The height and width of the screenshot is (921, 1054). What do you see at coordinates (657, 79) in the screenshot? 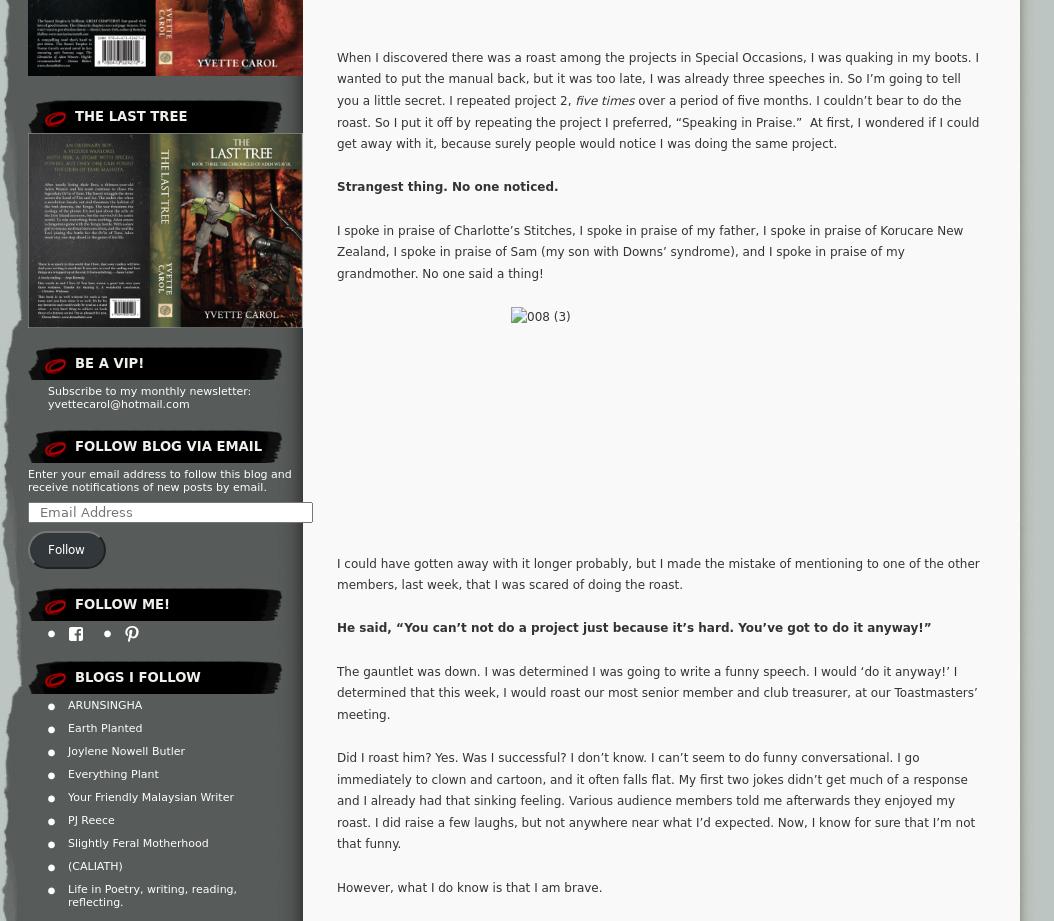
I see `'When I discovered there was a roast among the projects in Special Occasions, I was quaking in my boots. I wanted to put the manual back, but it was too late, I was already three speeches in. So I’m going to tell you a little secret. I repeated project 2,'` at bounding box center [657, 79].